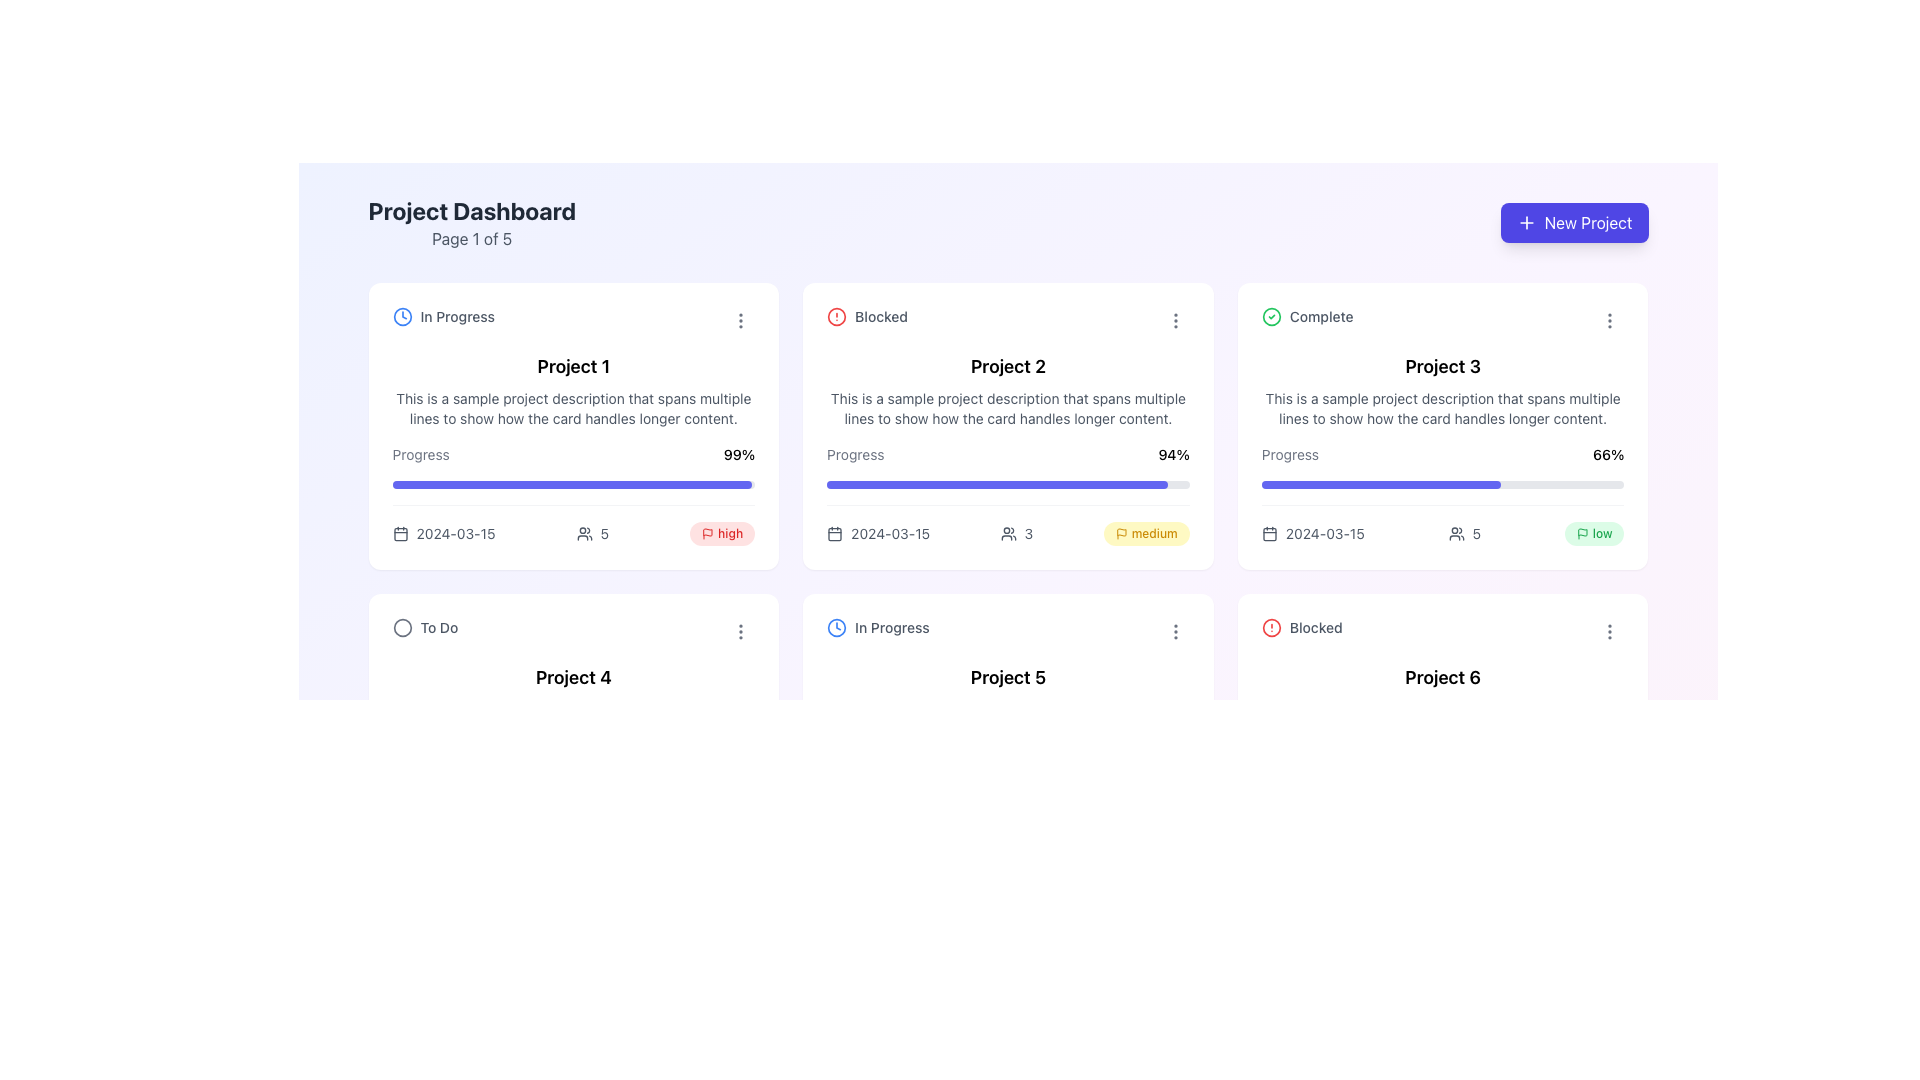  Describe the element at coordinates (1008, 532) in the screenshot. I see `the users icon, which is a small circular gray icon representing a group of people, located within the 'Project 2' card and aligned vertically with the numeric value '3'` at that location.